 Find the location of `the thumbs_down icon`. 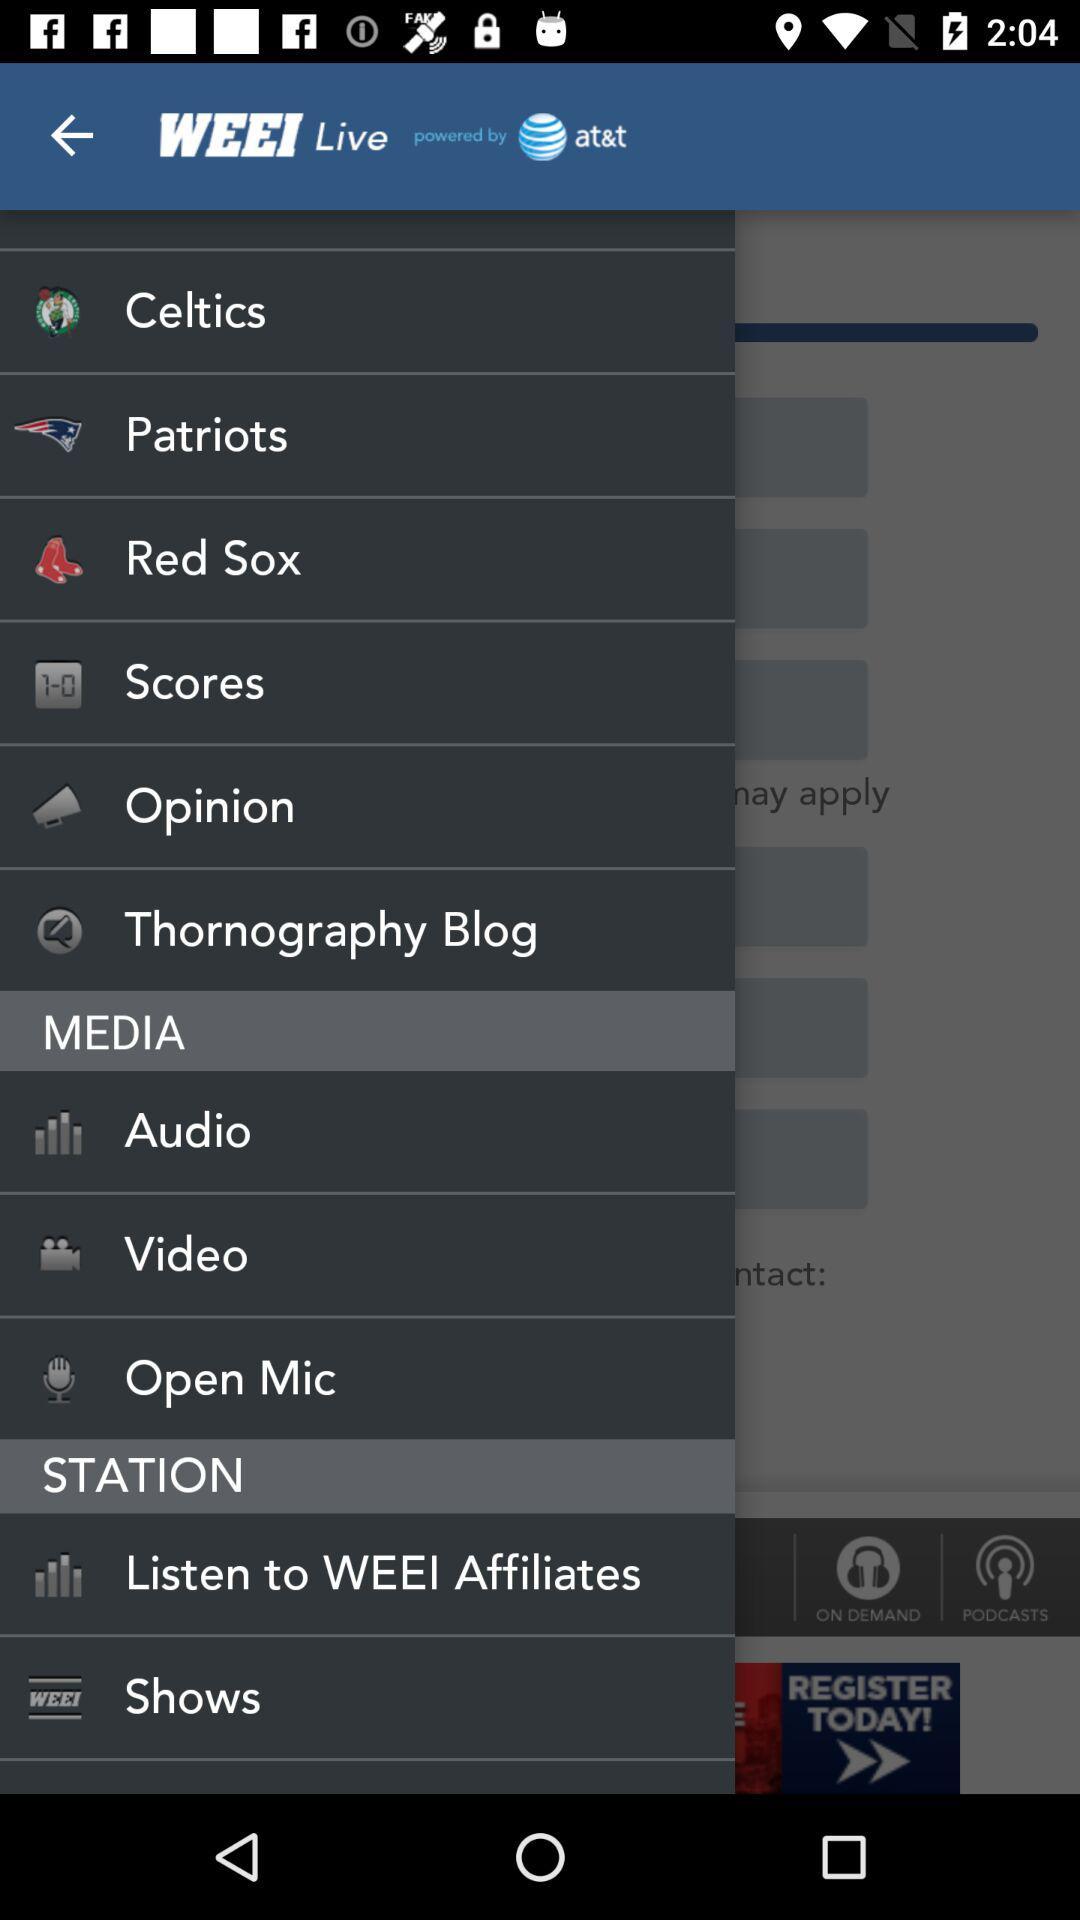

the thumbs_down icon is located at coordinates (1010, 1576).